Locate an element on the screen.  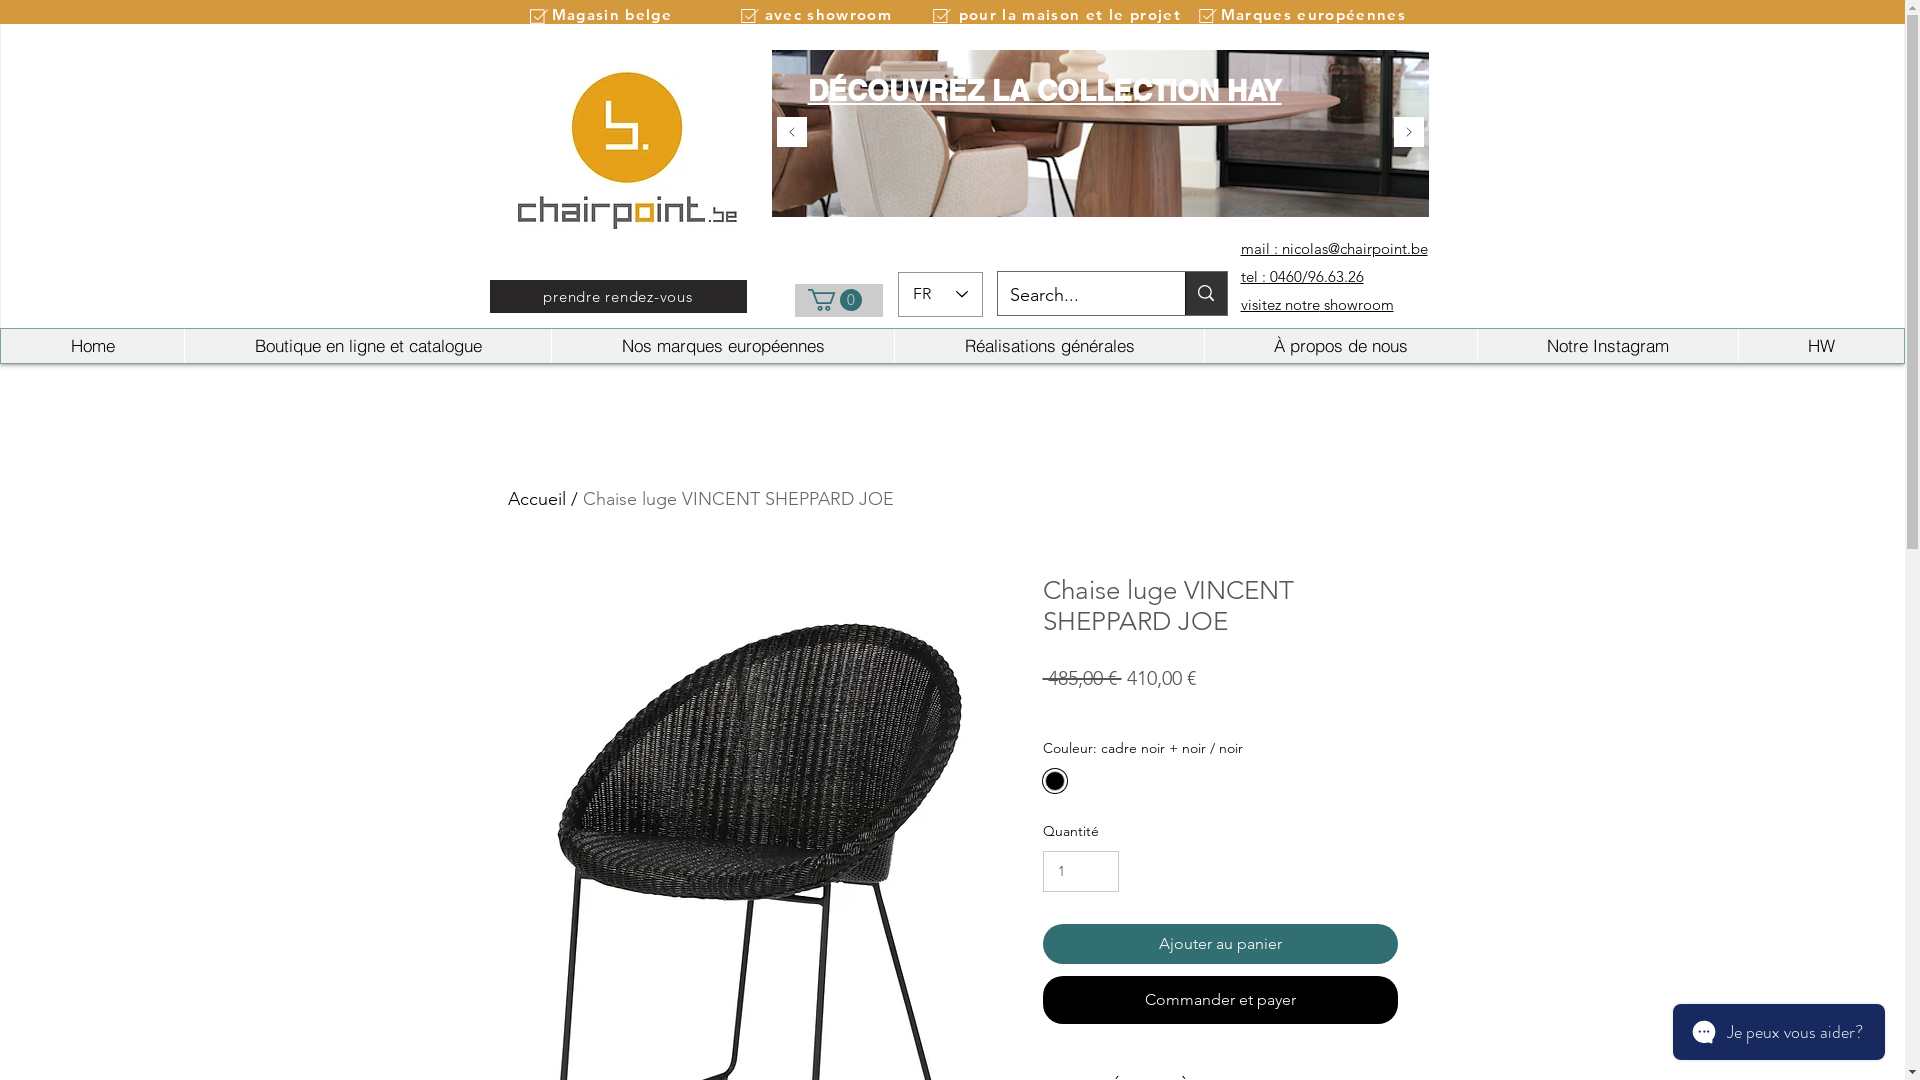
'tel : 0460/96.63.26' is located at coordinates (1301, 276).